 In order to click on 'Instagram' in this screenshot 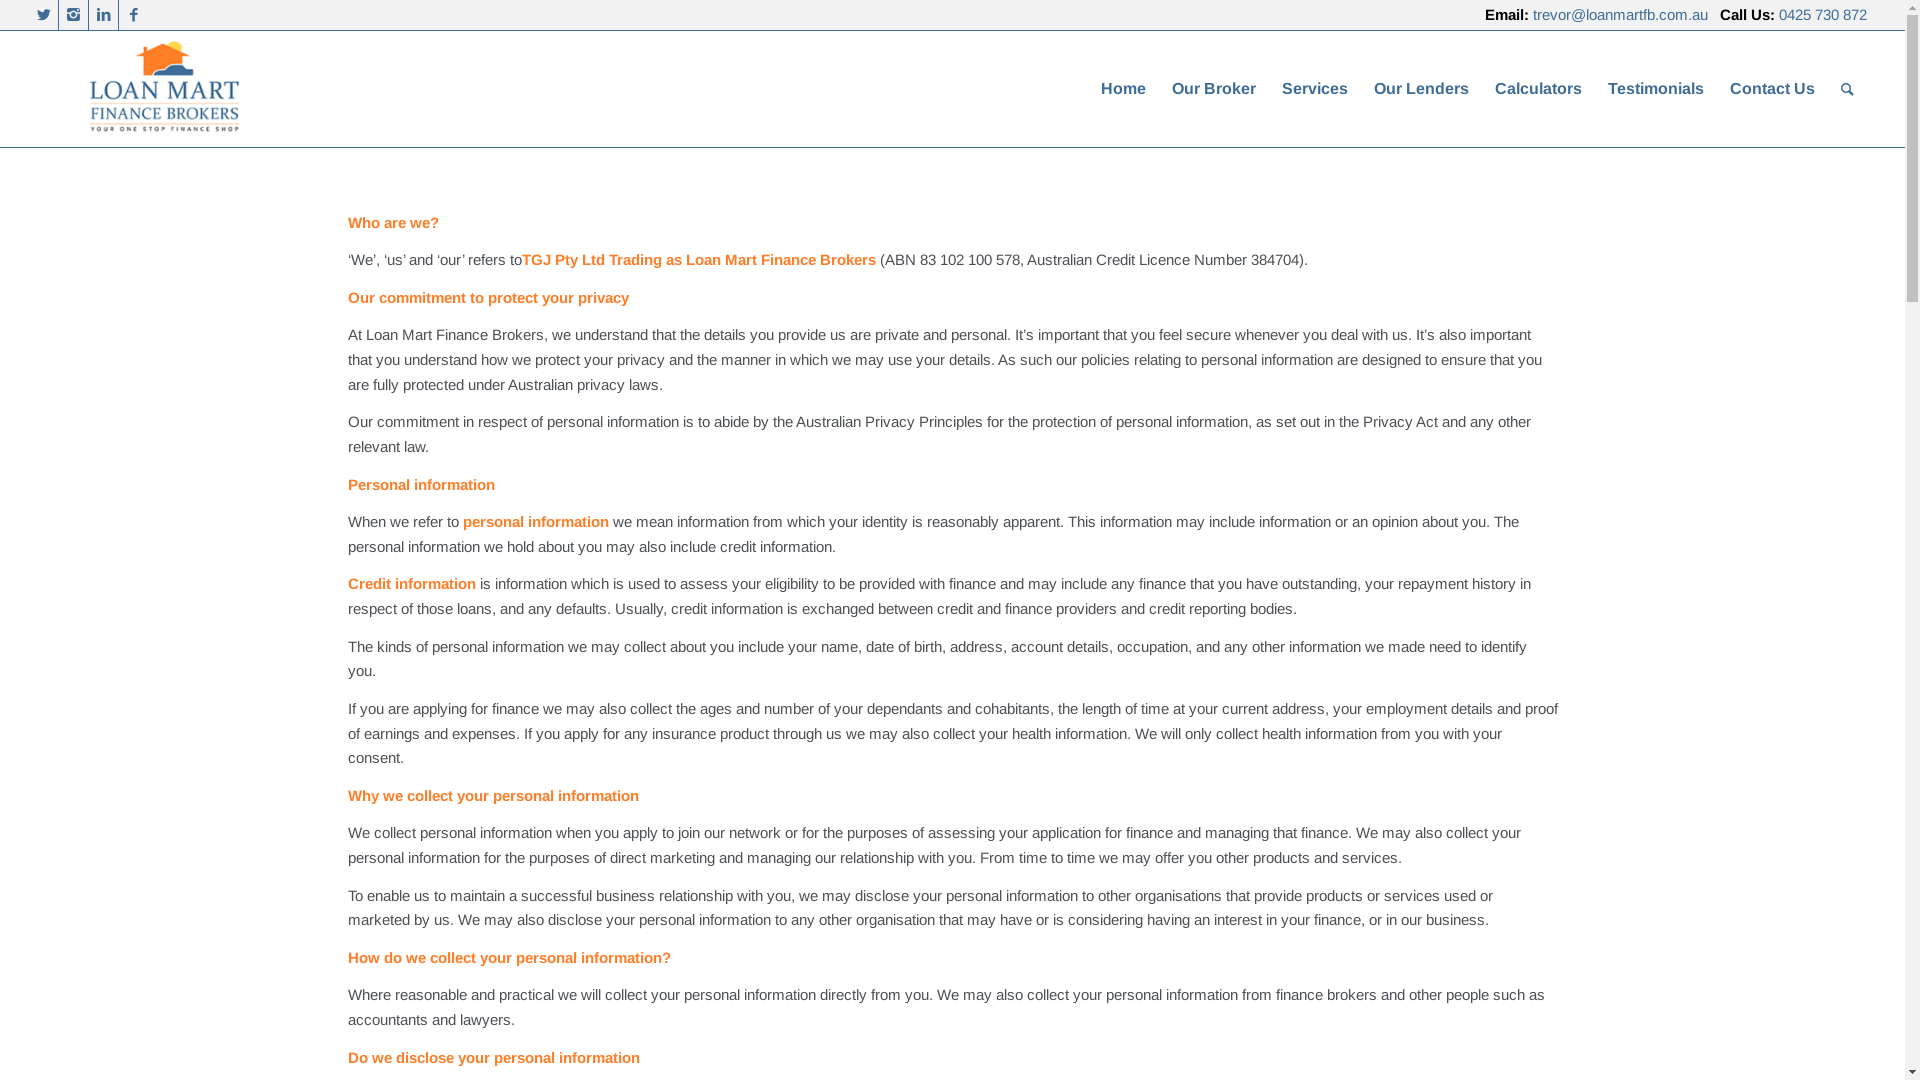, I will do `click(73, 15)`.